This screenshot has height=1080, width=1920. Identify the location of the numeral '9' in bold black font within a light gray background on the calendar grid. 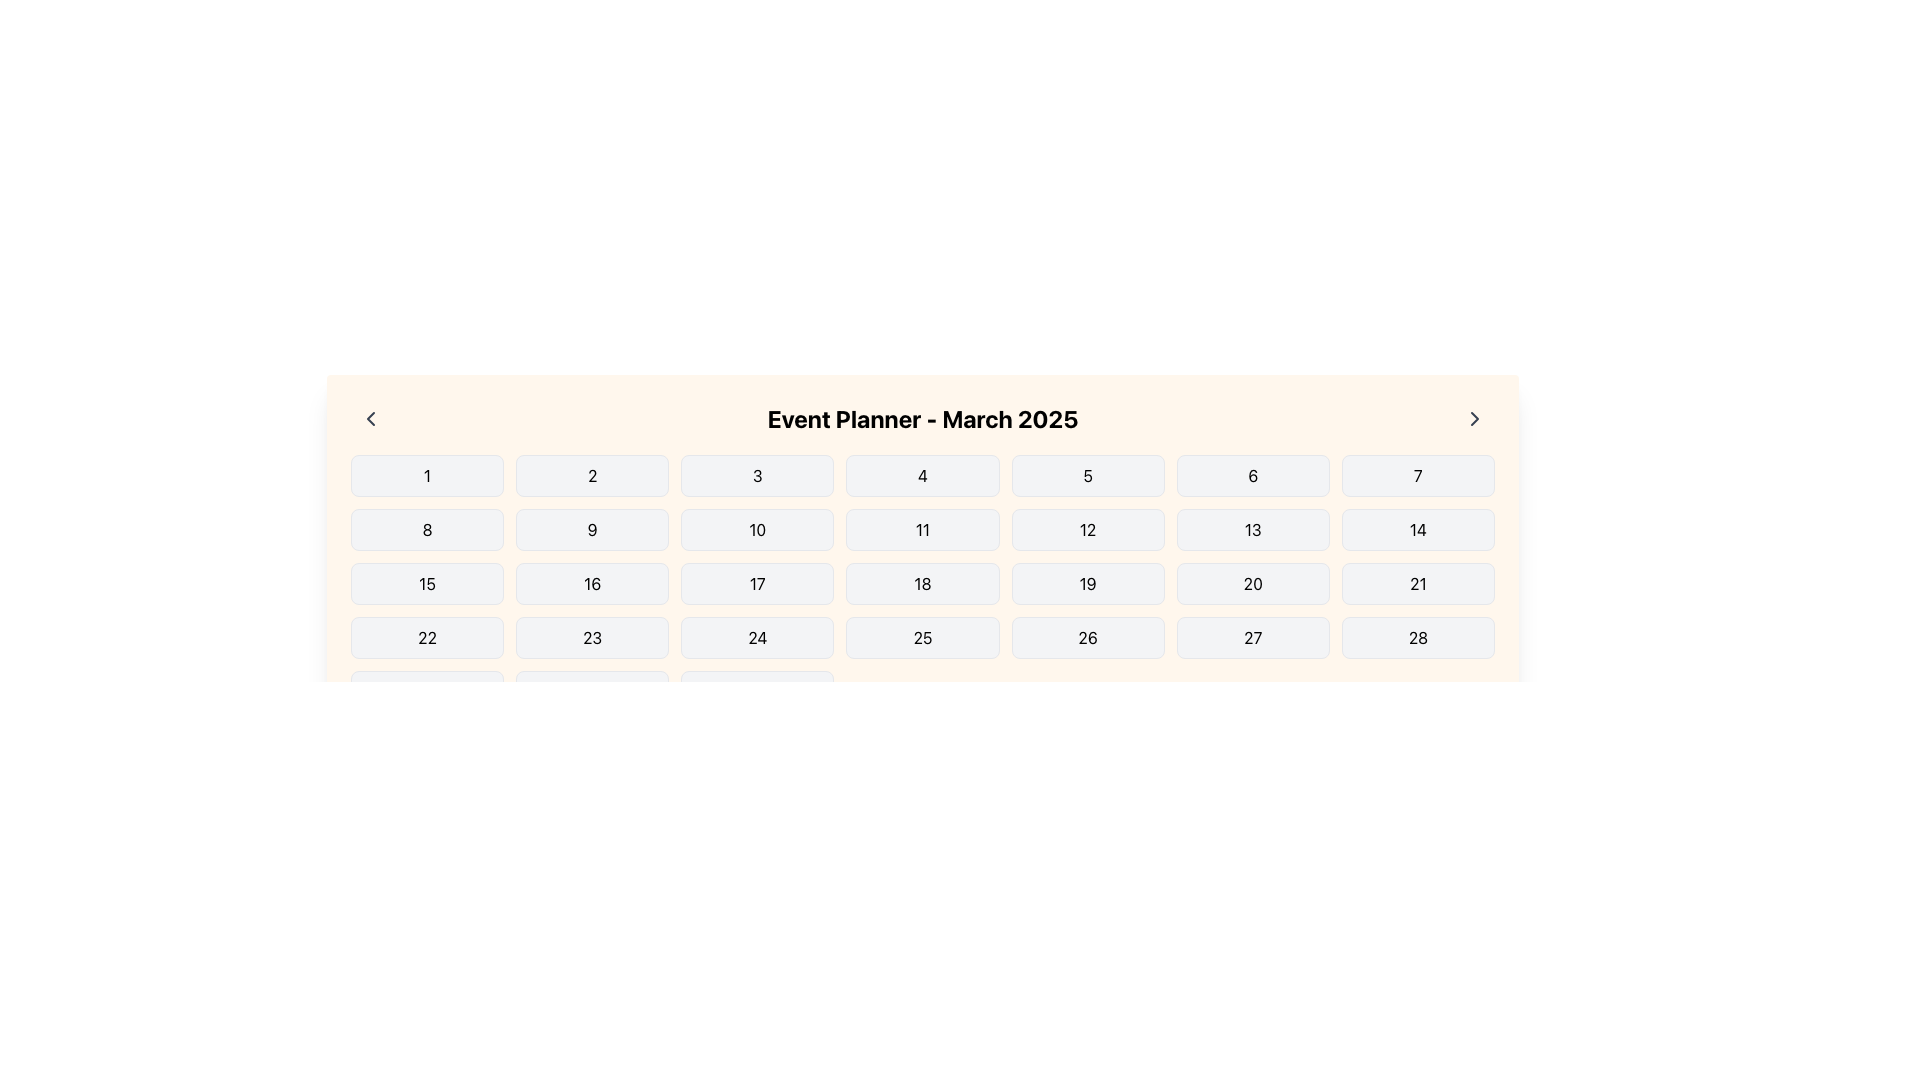
(591, 528).